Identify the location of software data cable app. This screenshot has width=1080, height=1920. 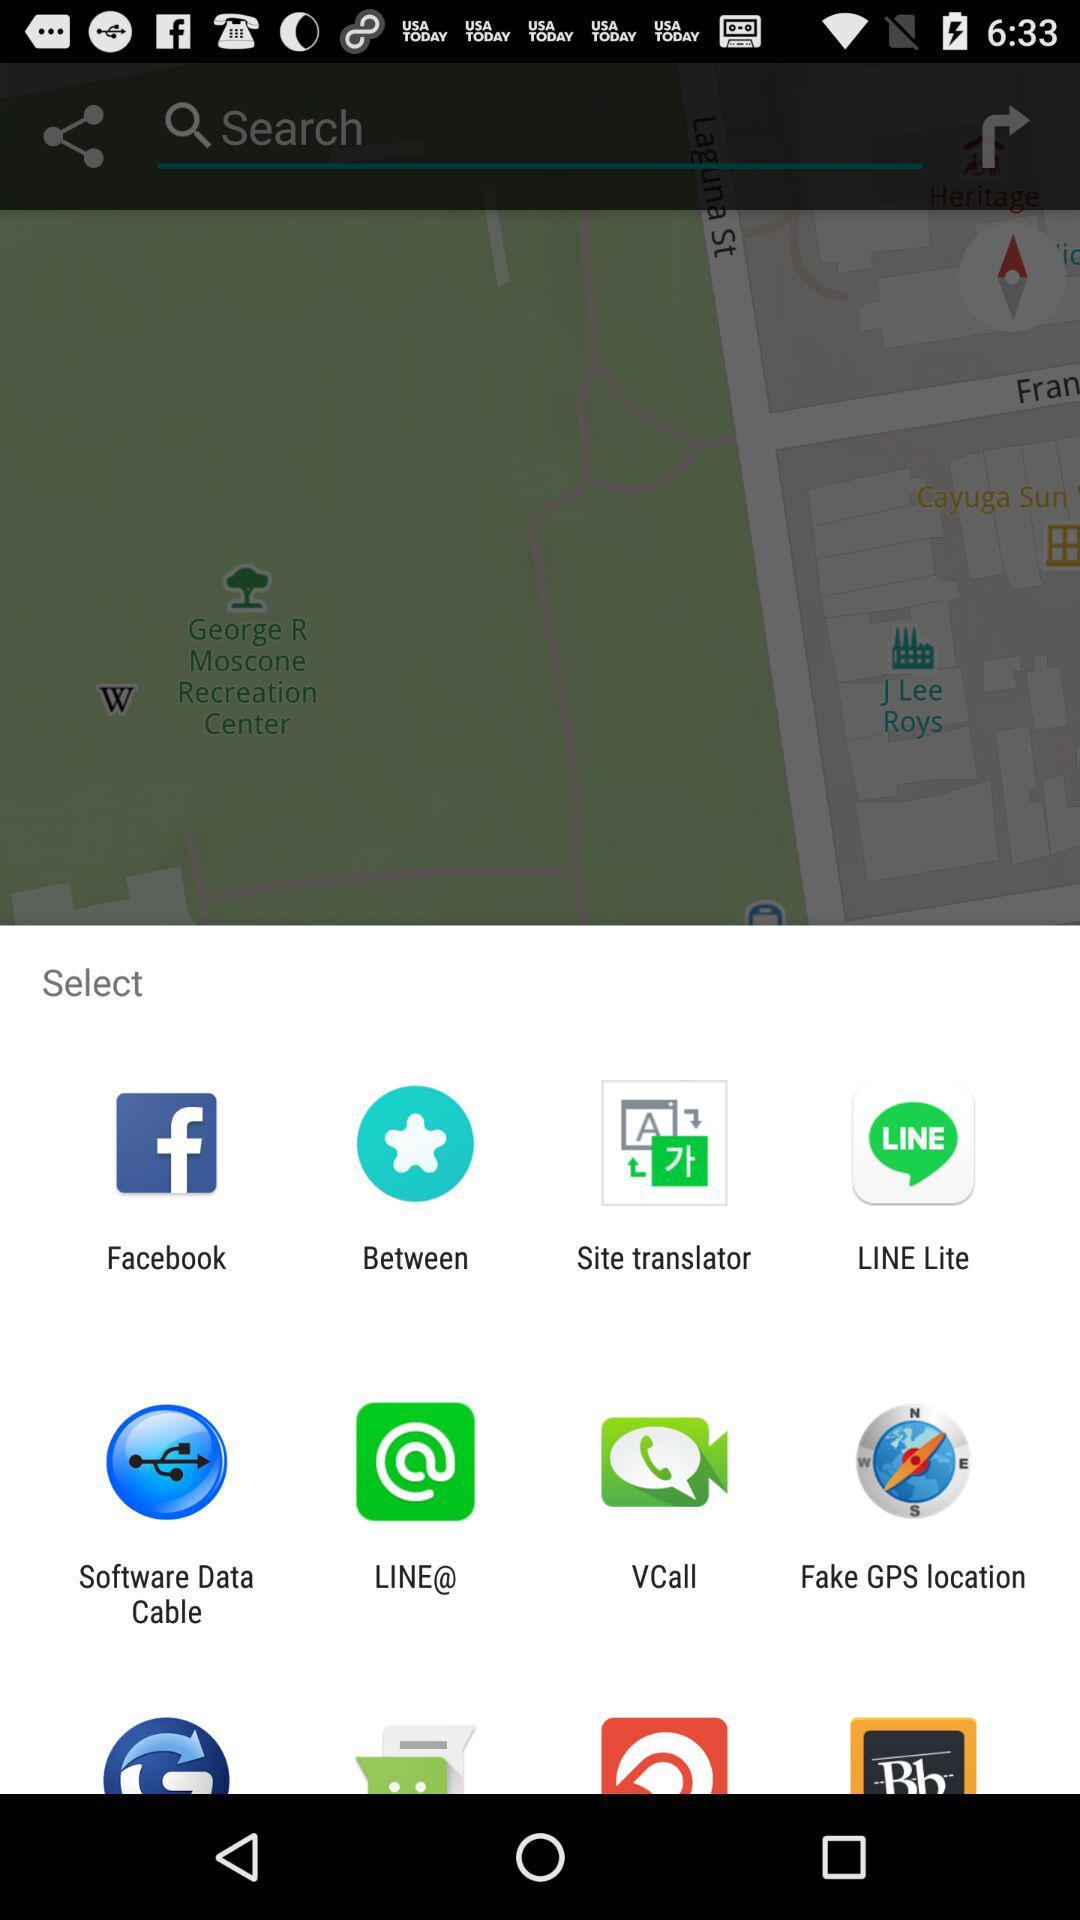
(165, 1592).